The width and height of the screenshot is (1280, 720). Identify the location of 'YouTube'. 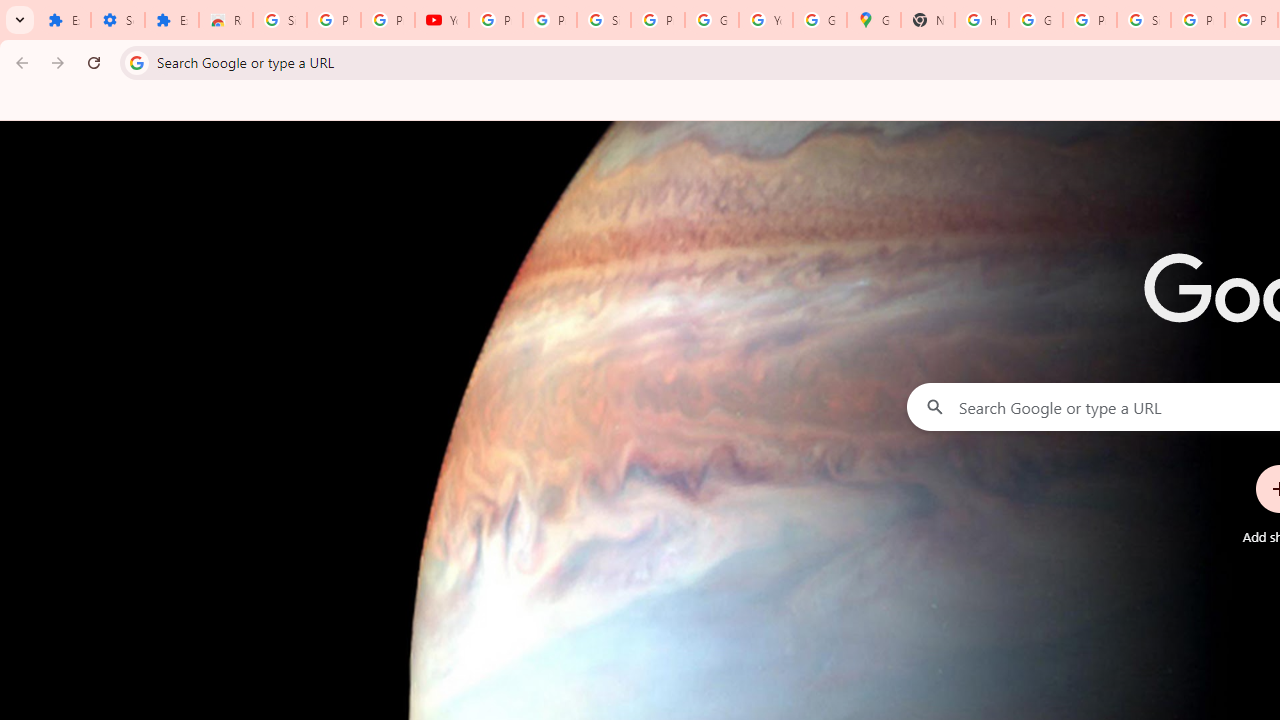
(440, 20).